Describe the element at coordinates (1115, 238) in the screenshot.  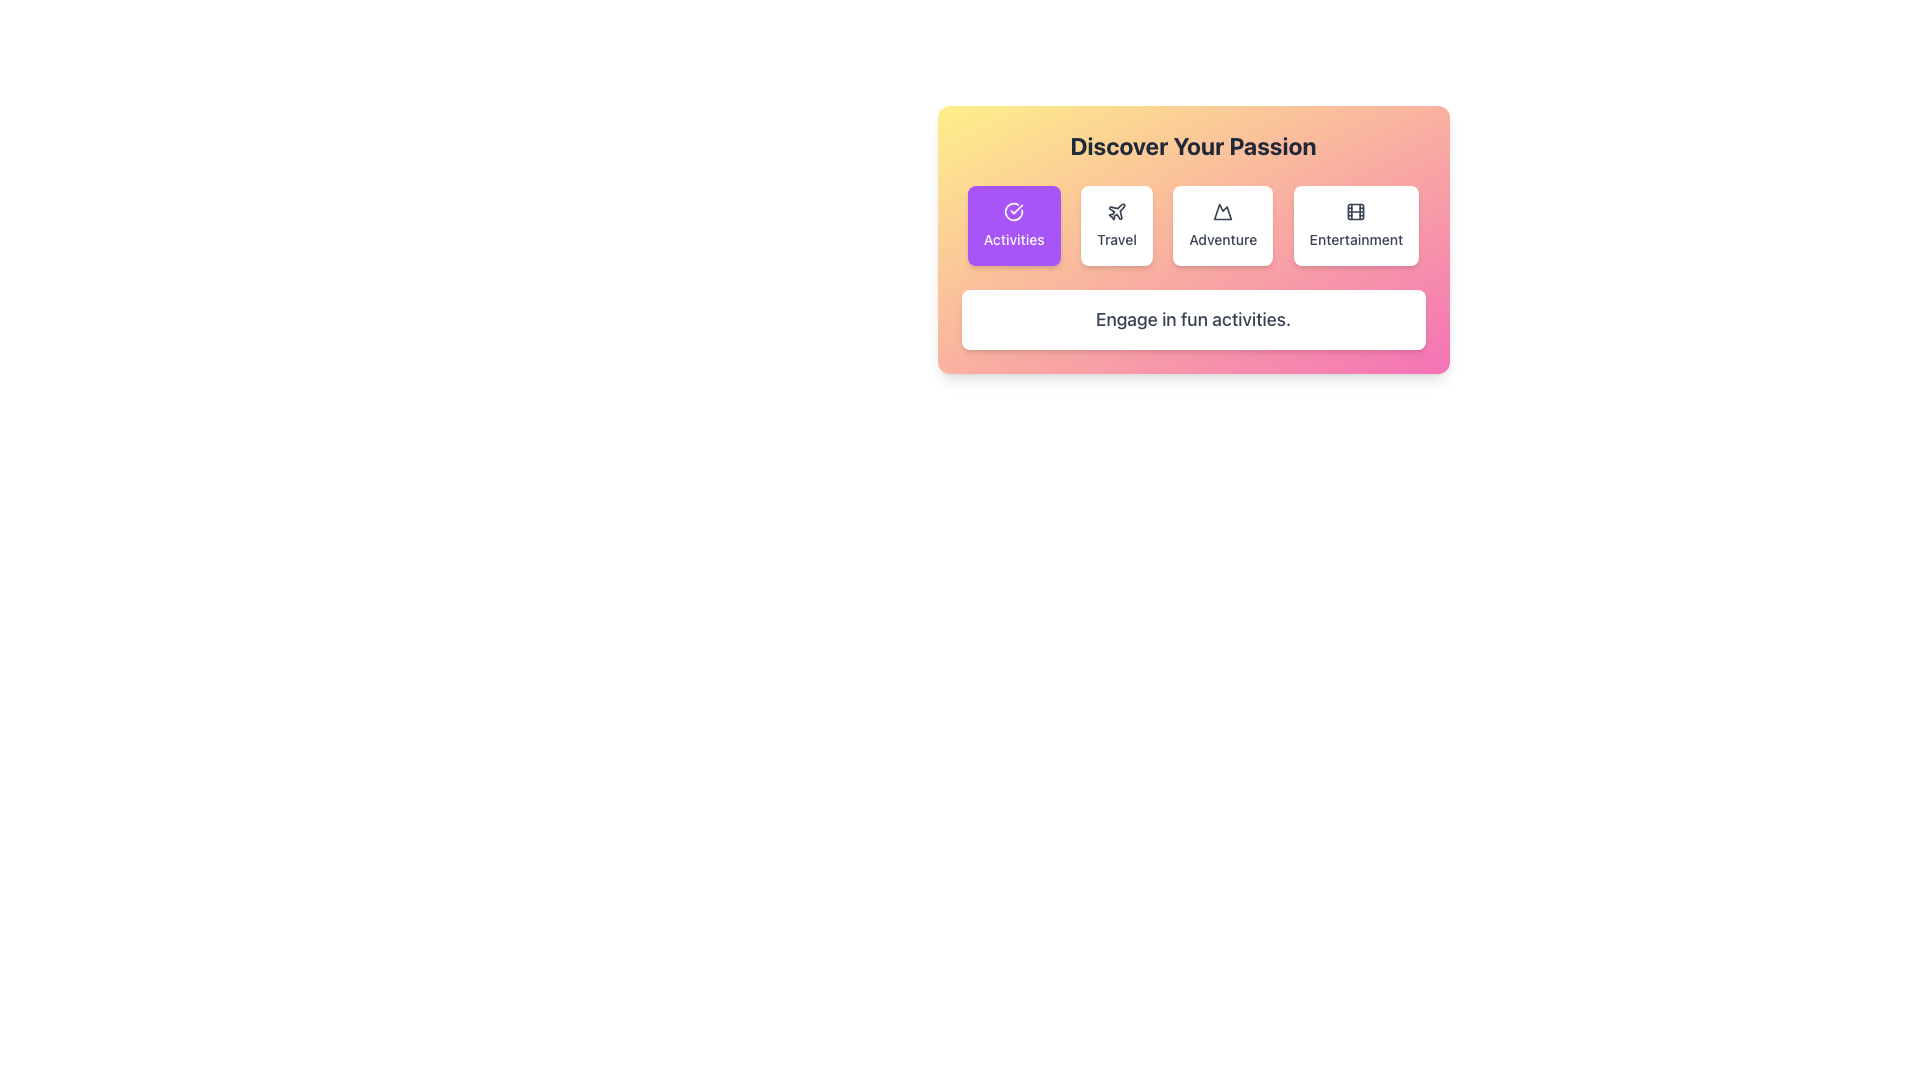
I see `the 'Travel' static text label, which is styled with small-sized black text in a medium-weight font and is located below an airplane icon within a white, rounded rectangular button` at that location.